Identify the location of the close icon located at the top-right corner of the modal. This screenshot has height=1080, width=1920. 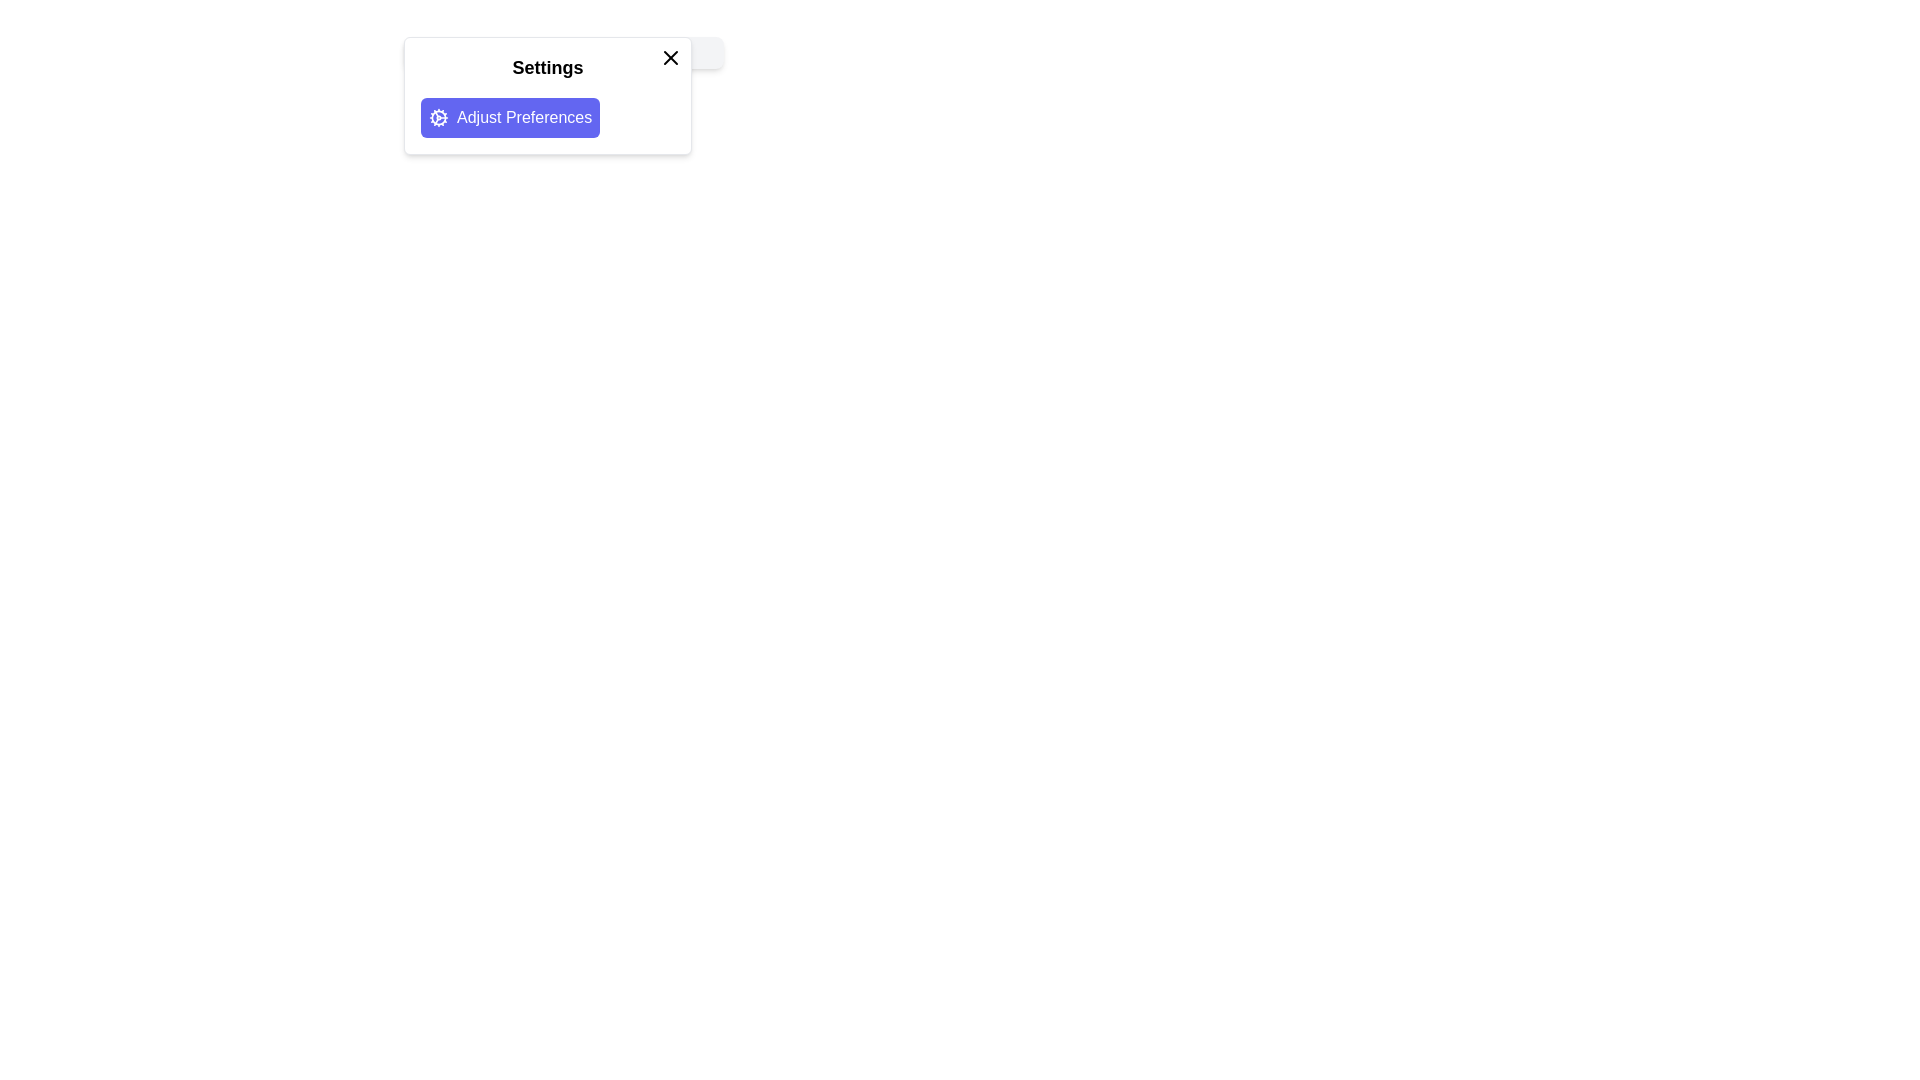
(671, 56).